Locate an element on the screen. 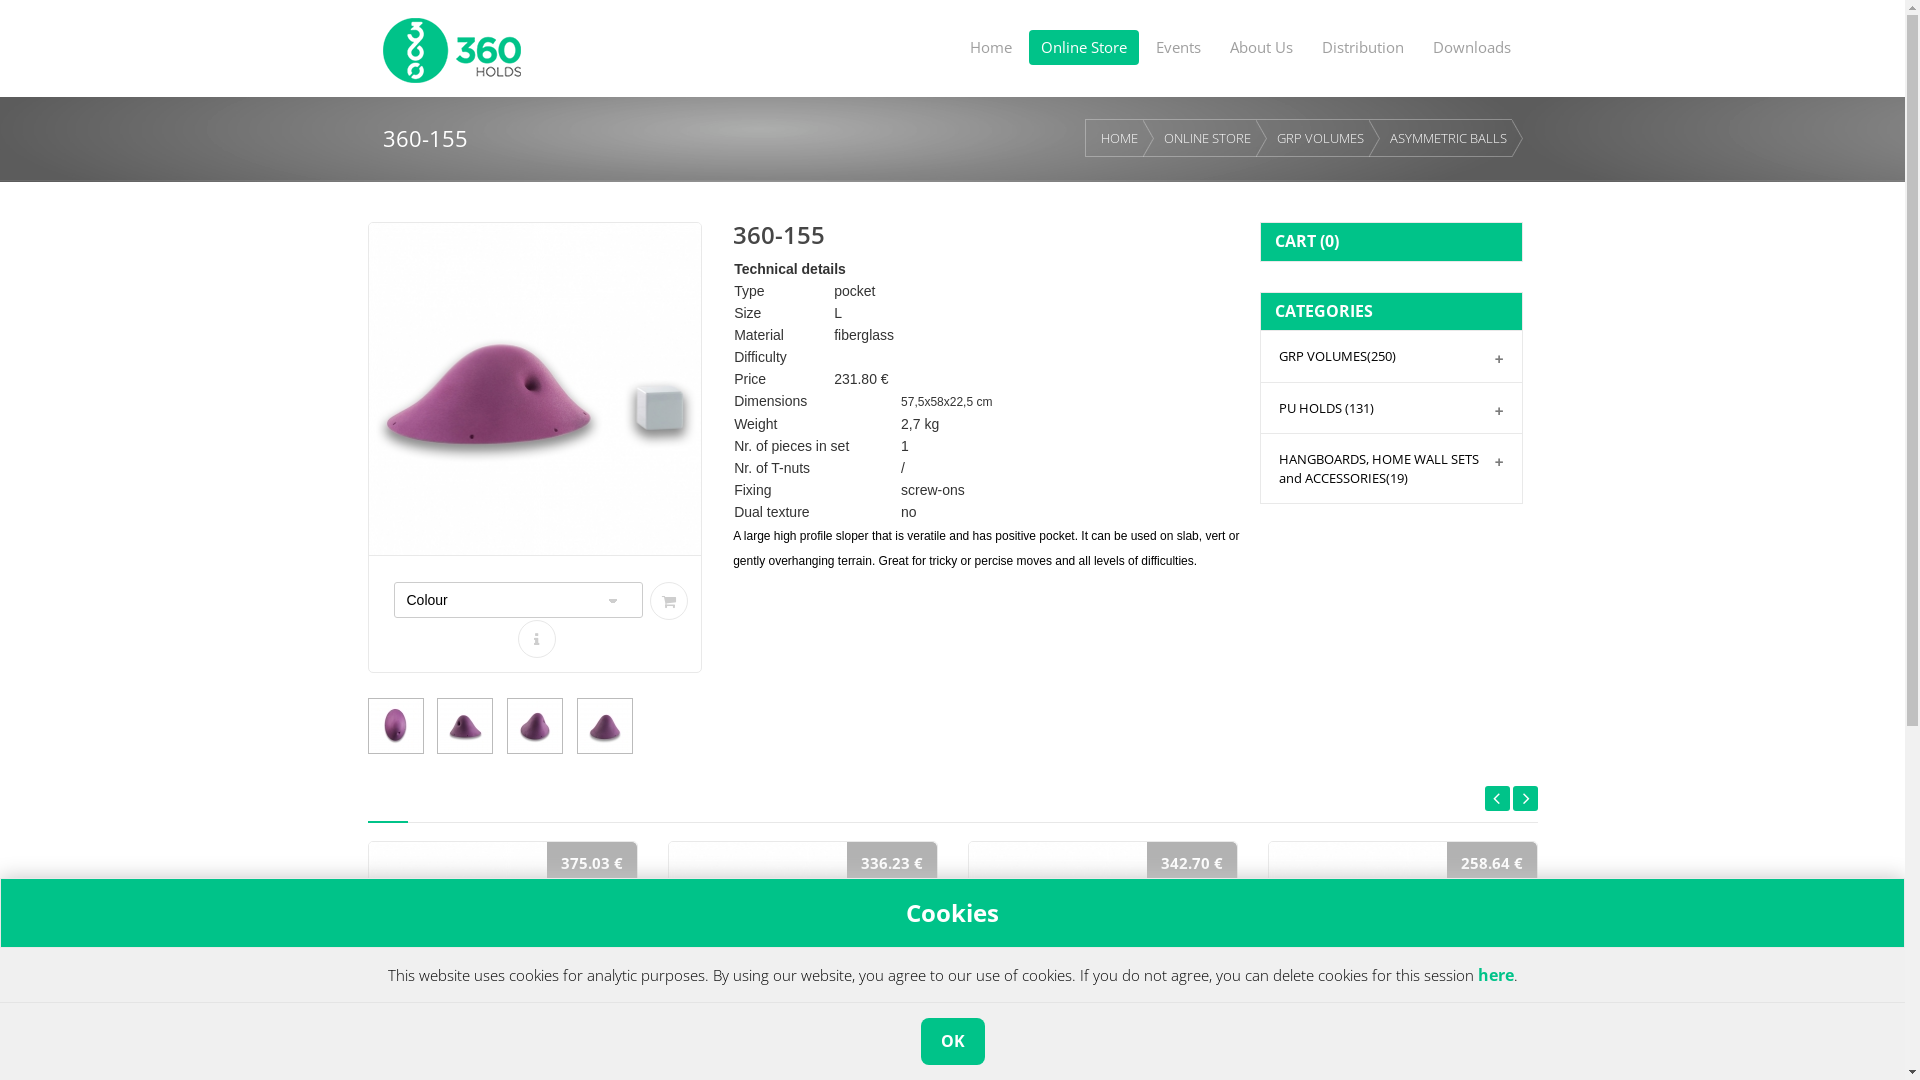 This screenshot has width=1920, height=1080. 'Downloads' is located at coordinates (1470, 46).